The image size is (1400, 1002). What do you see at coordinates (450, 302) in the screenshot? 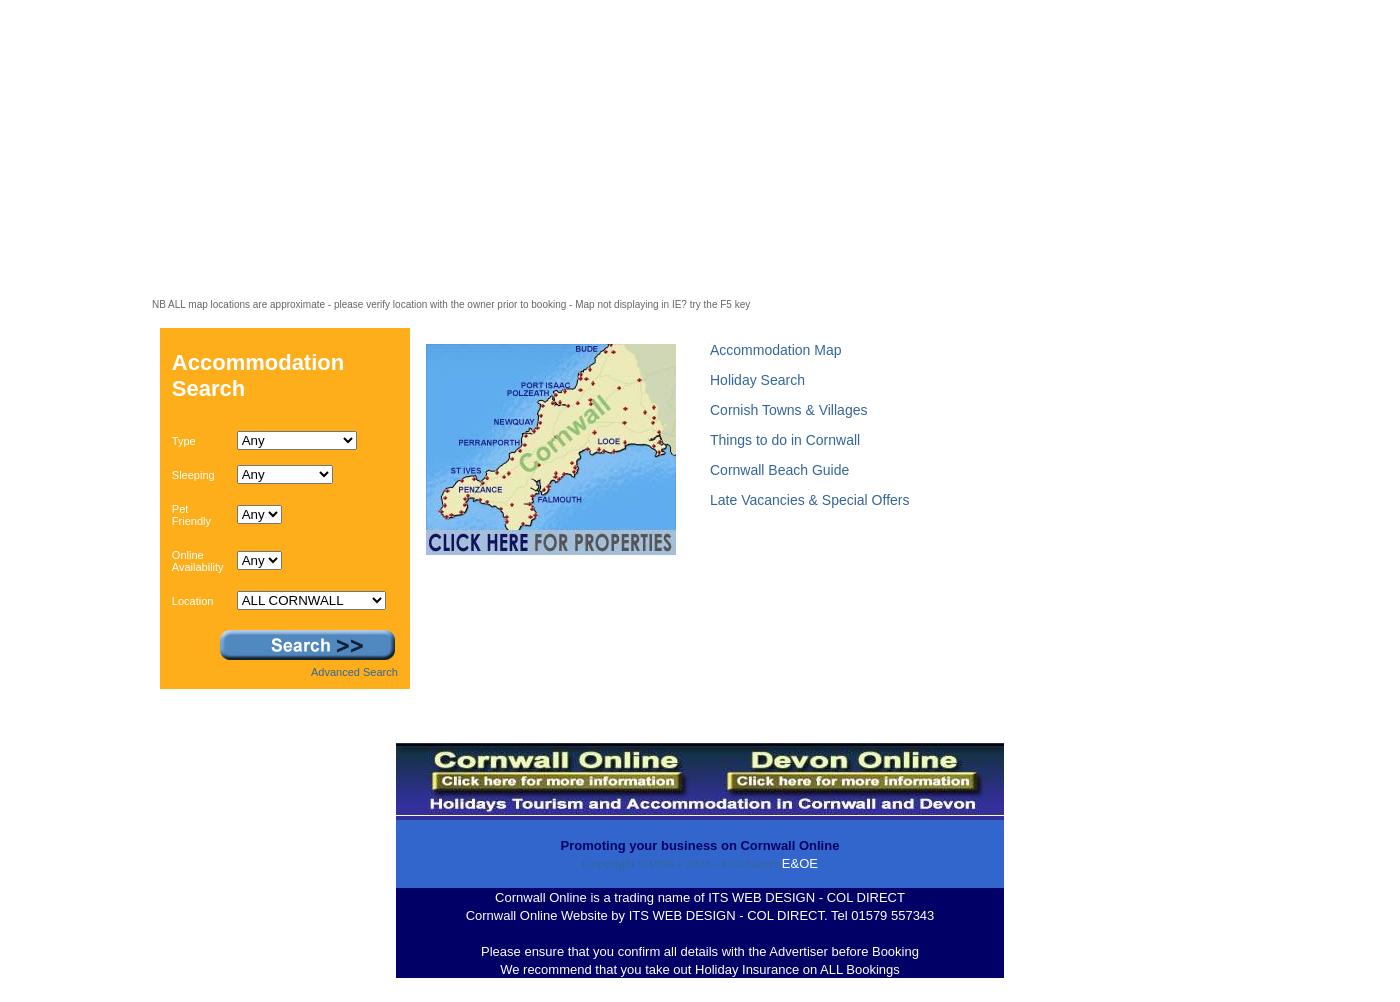
I see `'NB ALL map locations 
                are approximate - please verify location with the owner prior 
                to booking - Map not displaying in IE? try the F5 key'` at bounding box center [450, 302].